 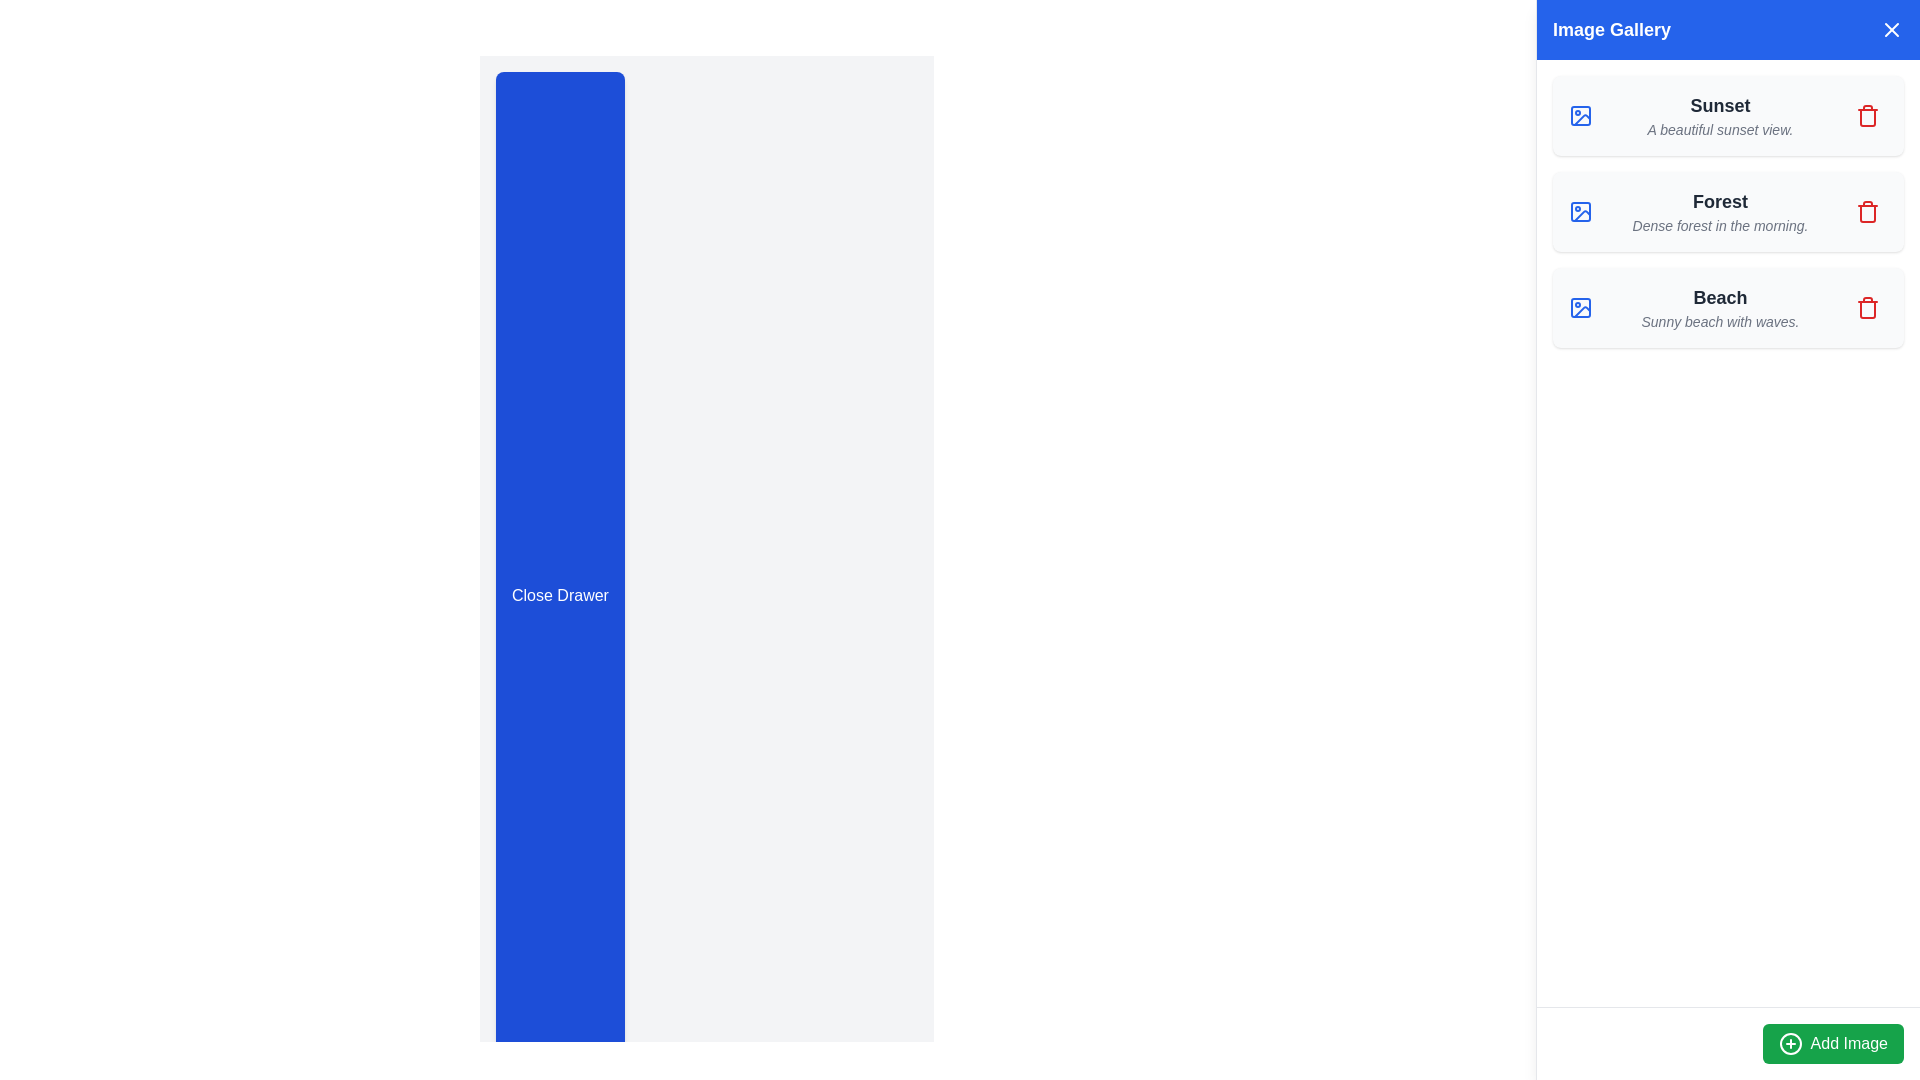 I want to click on the red trash can icon, which is the second icon to the right of the 'Forest' image title in the 'Image Gallery' section, so click(x=1866, y=212).